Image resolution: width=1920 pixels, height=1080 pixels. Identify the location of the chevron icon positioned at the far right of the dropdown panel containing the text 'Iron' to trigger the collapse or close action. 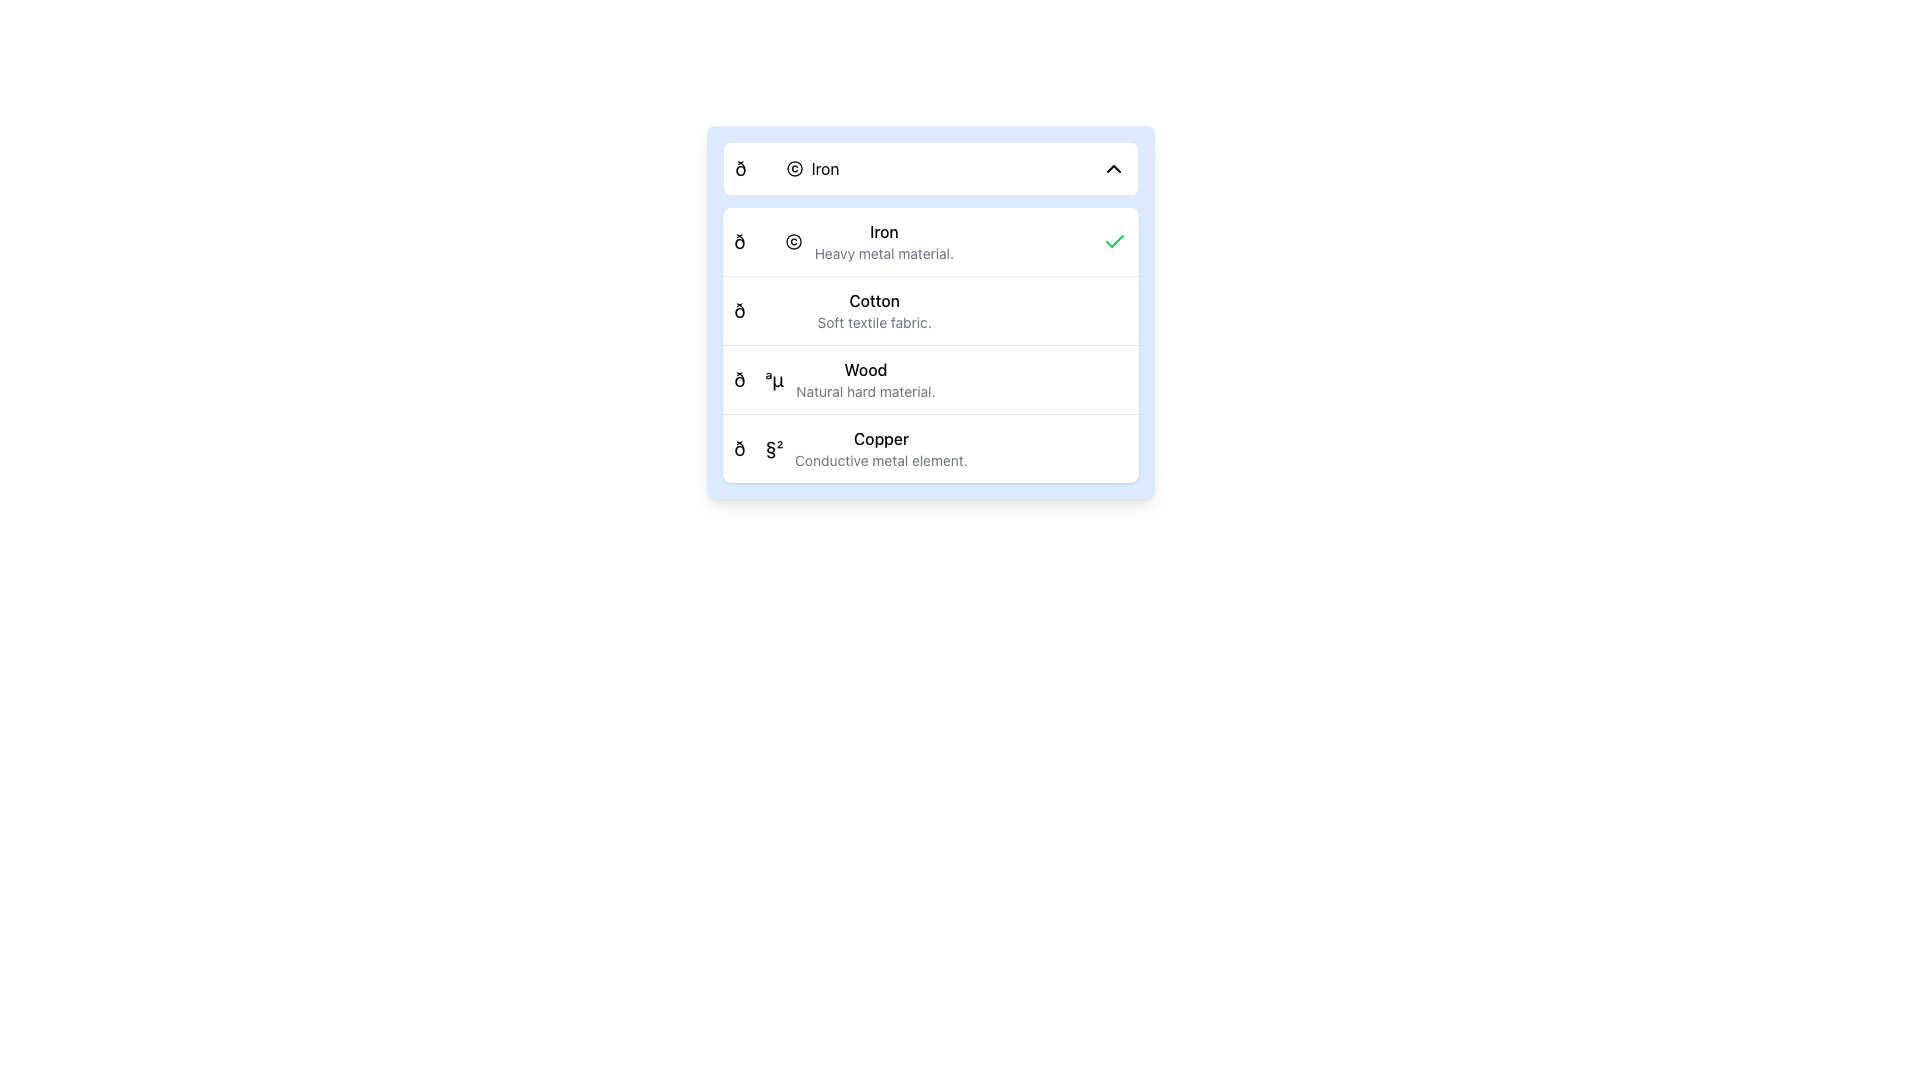
(1112, 168).